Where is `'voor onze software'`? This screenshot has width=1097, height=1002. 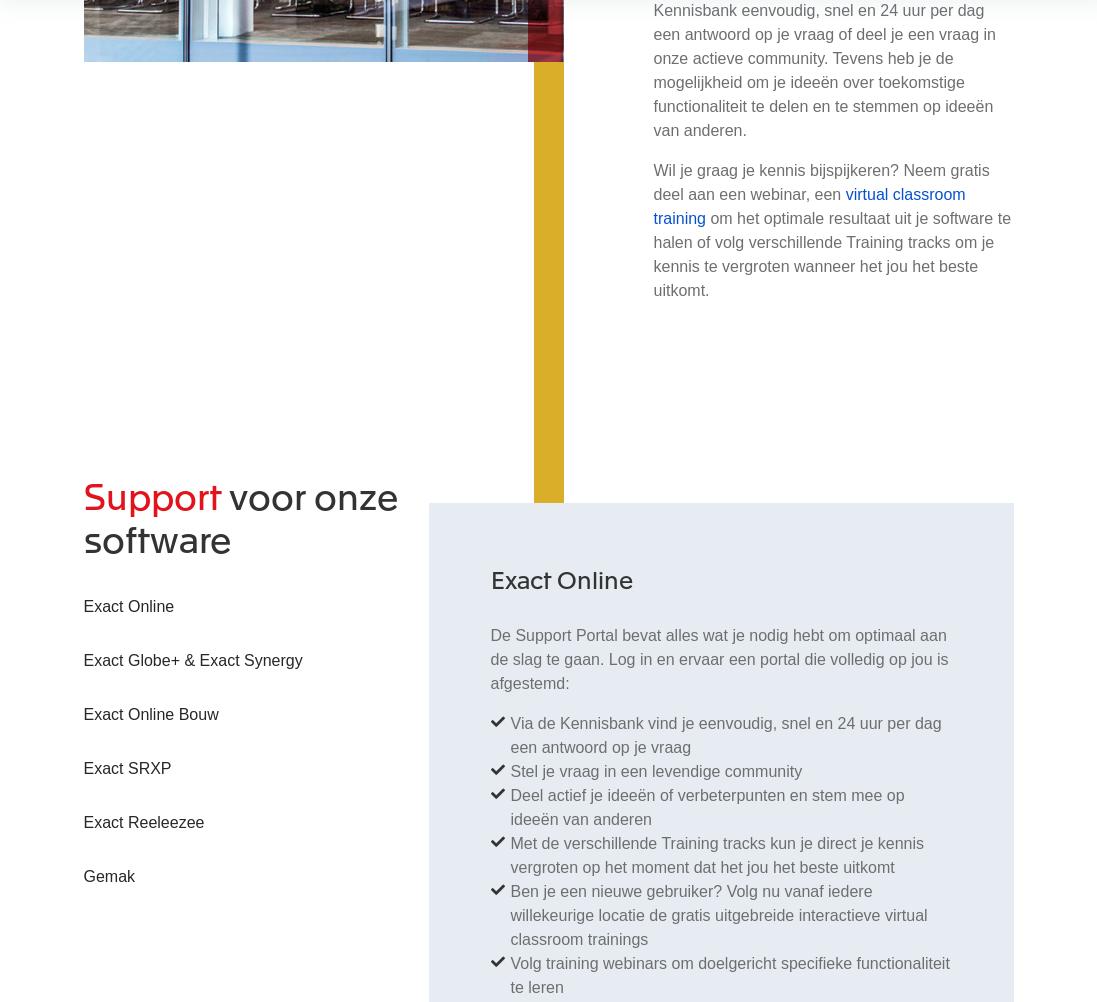
'voor onze software' is located at coordinates (239, 515).